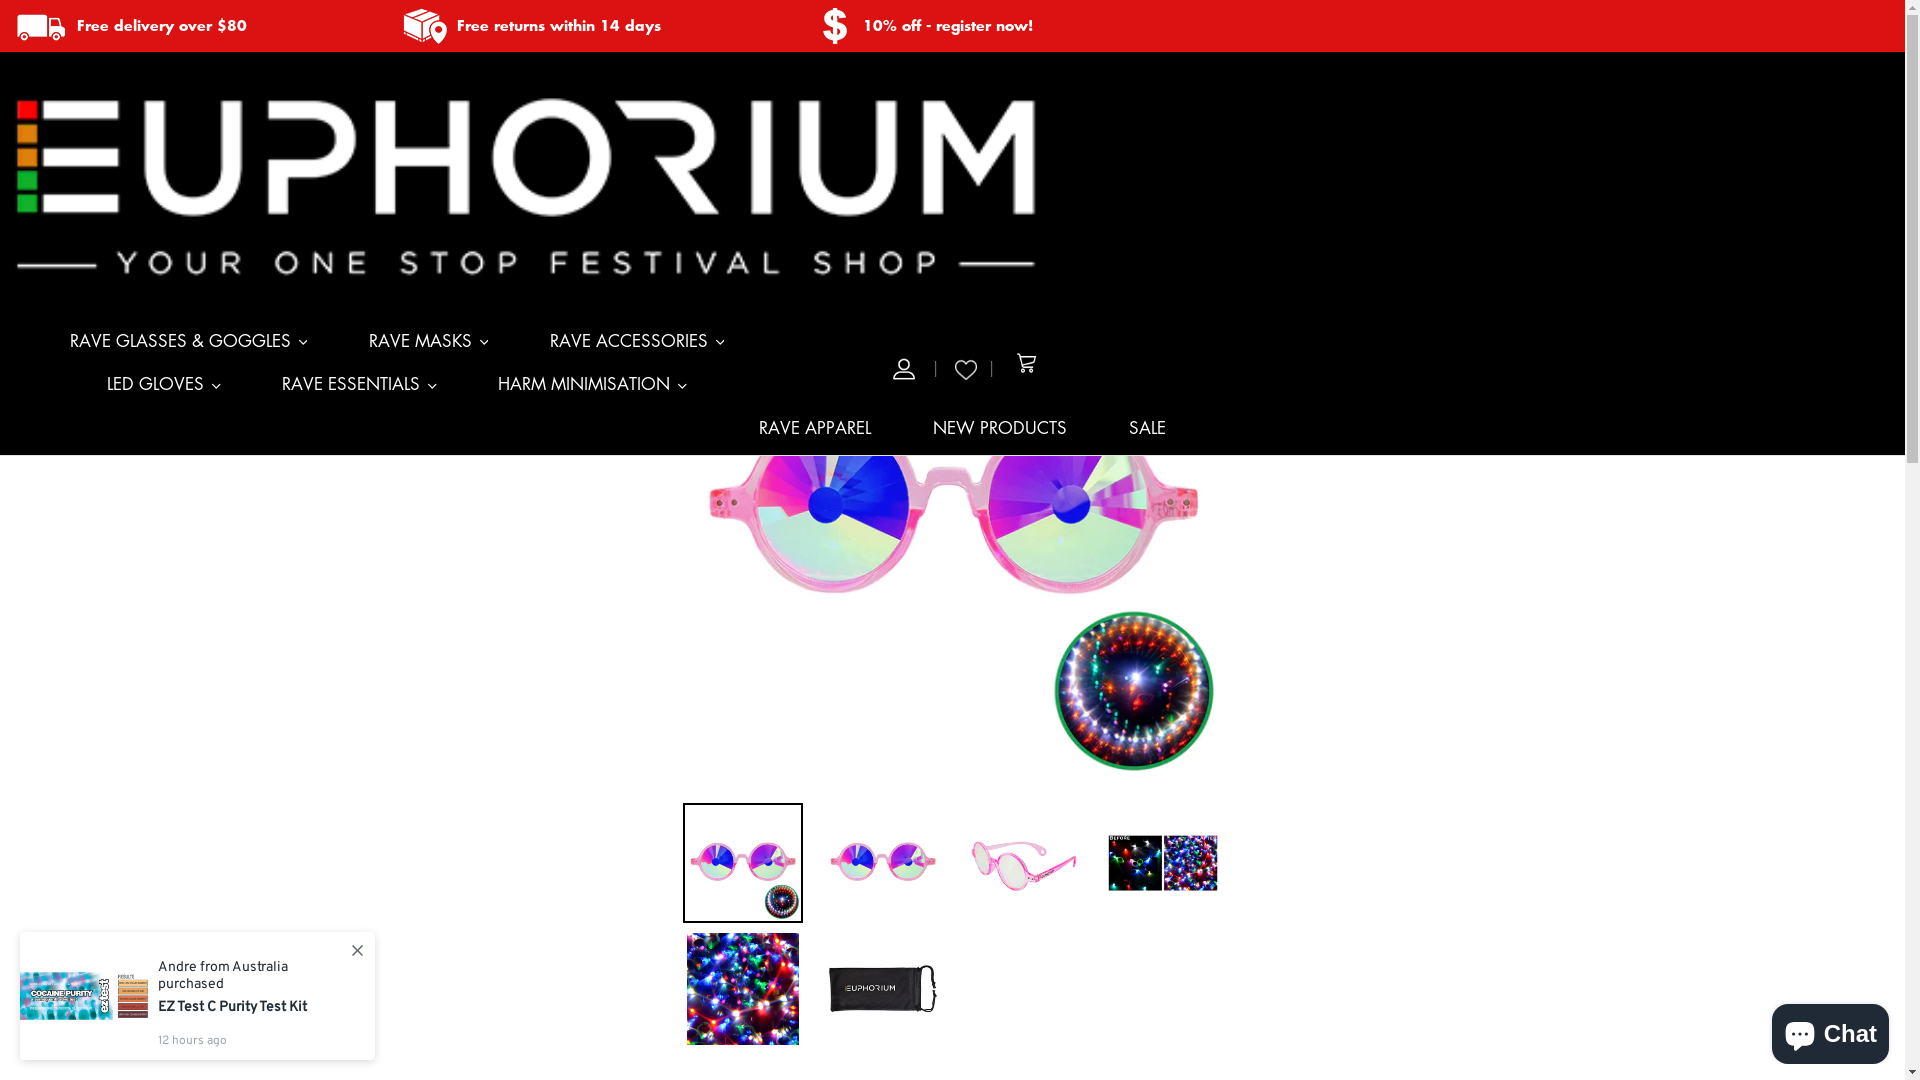  Describe the element at coordinates (999, 433) in the screenshot. I see `'NEW PRODUCTS'` at that location.